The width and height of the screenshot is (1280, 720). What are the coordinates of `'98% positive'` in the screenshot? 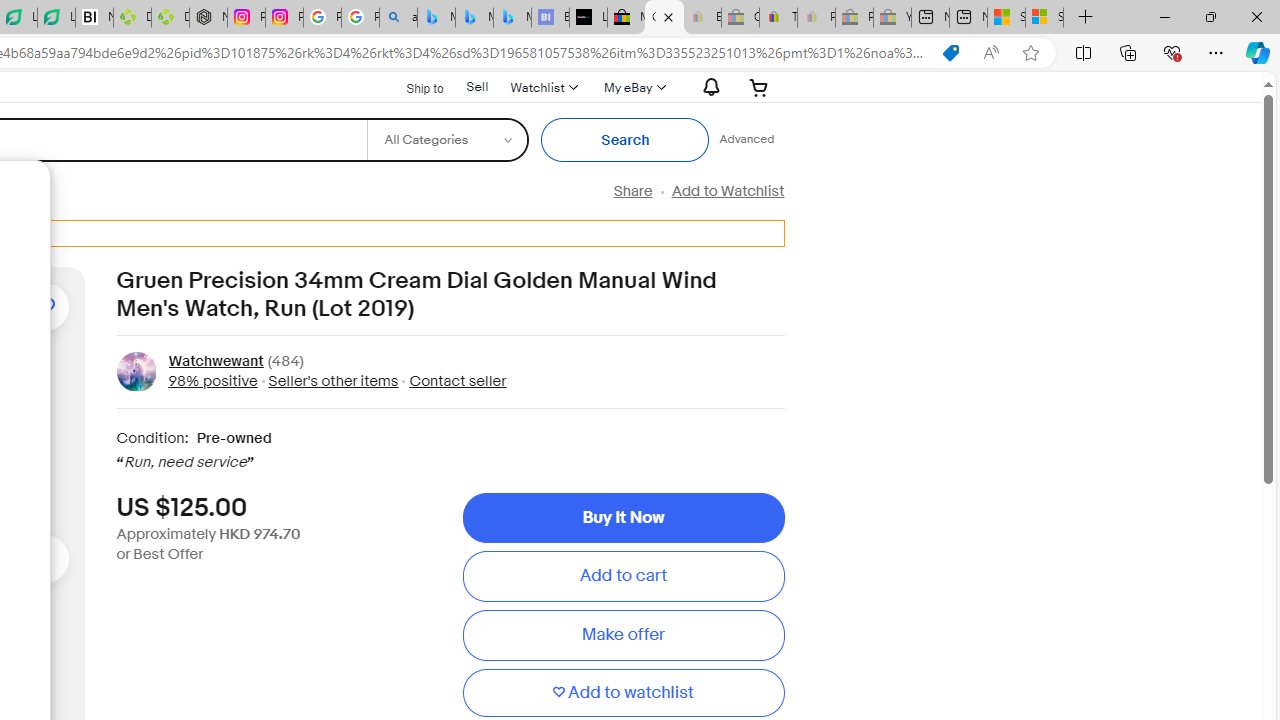 It's located at (213, 380).